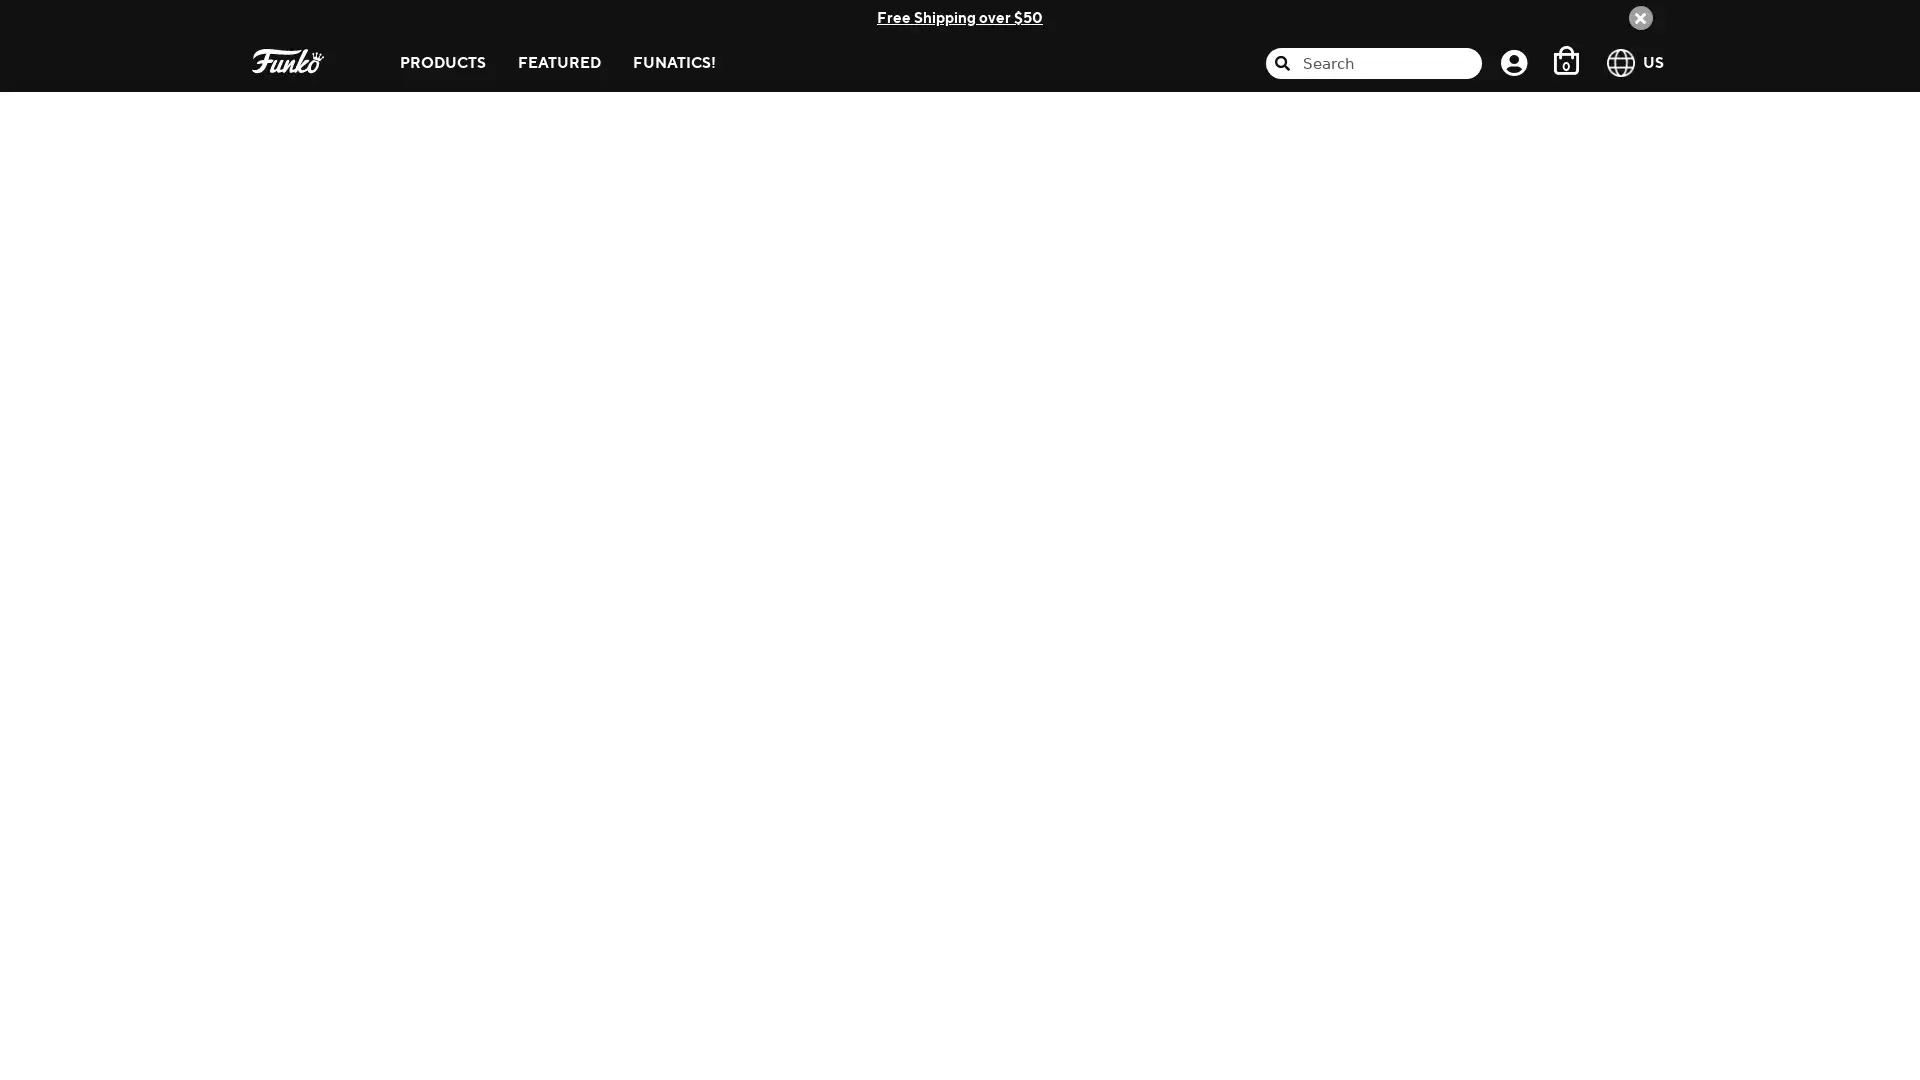 This screenshot has height=1080, width=1920. What do you see at coordinates (501, 34) in the screenshot?
I see `PRODUCTS SUBMENU` at bounding box center [501, 34].